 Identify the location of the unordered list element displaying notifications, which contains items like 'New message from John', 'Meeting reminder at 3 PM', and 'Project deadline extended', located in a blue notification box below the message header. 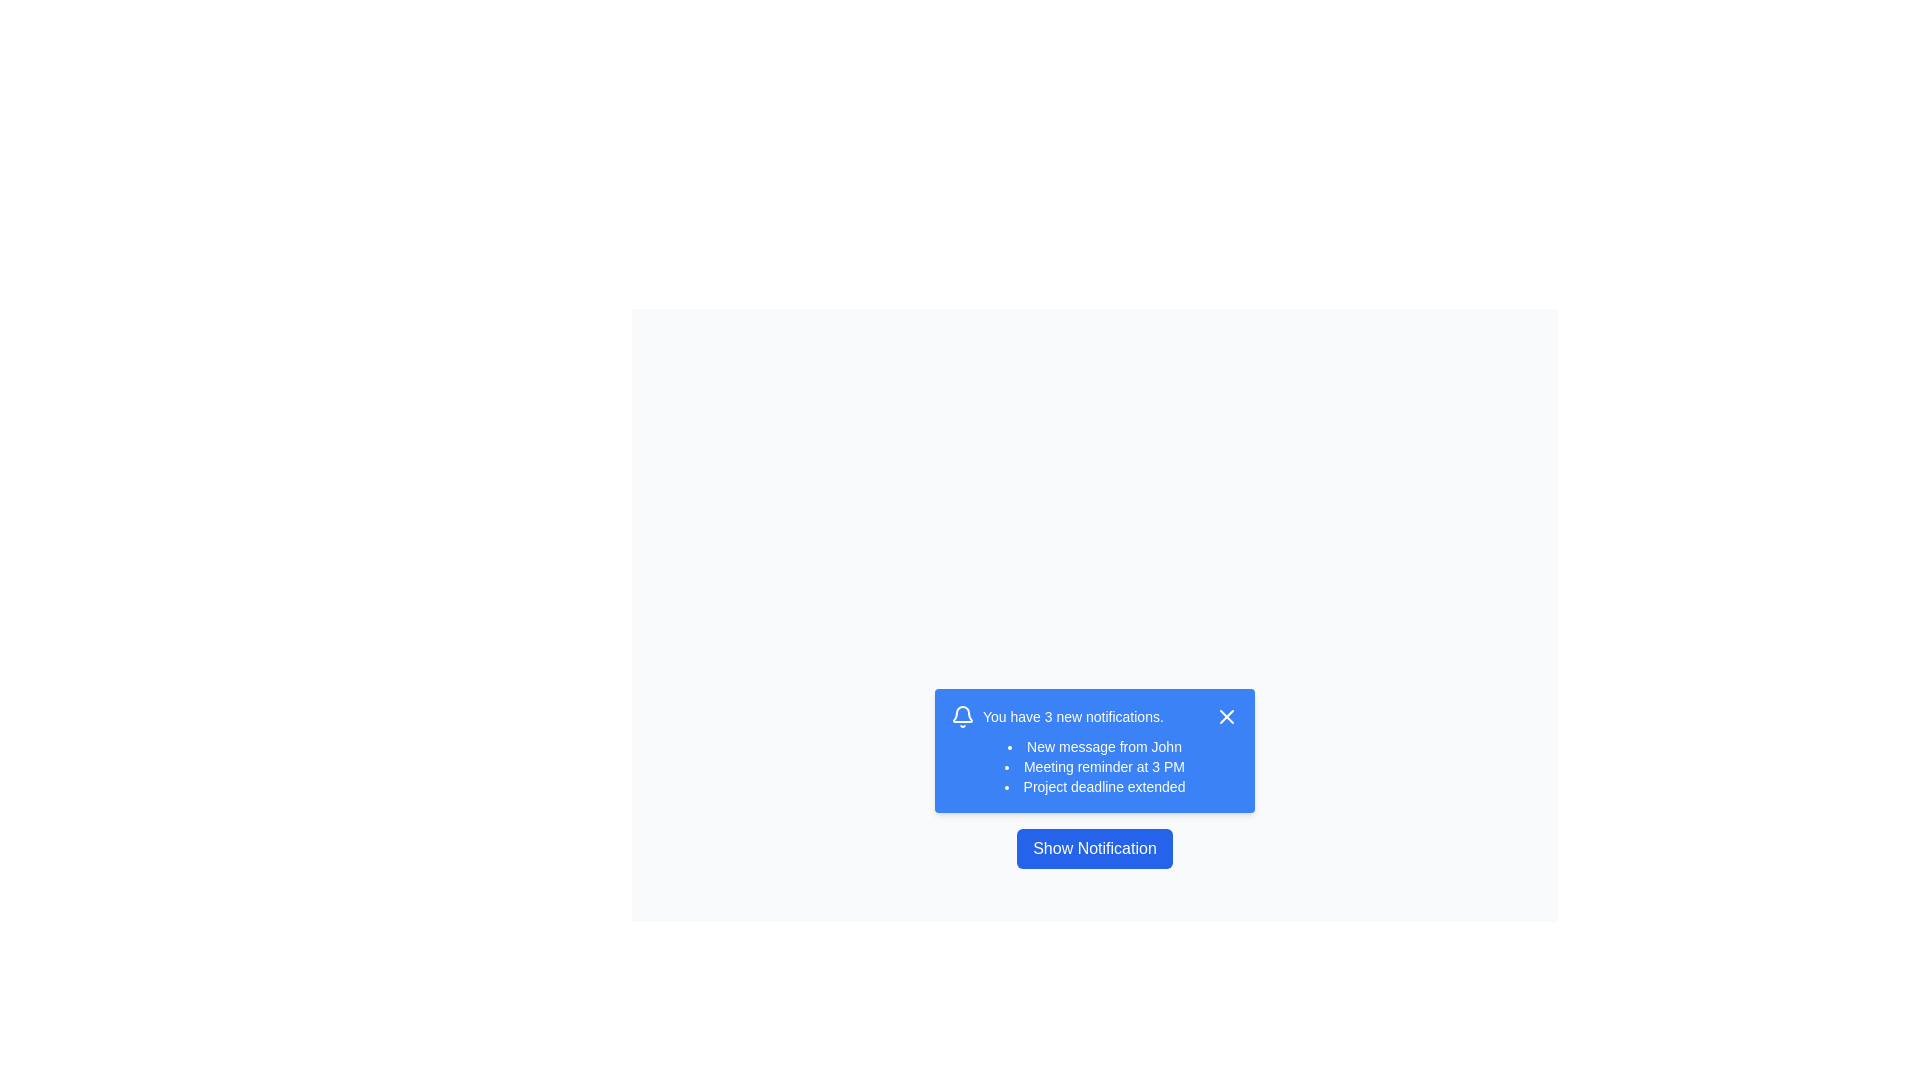
(1093, 766).